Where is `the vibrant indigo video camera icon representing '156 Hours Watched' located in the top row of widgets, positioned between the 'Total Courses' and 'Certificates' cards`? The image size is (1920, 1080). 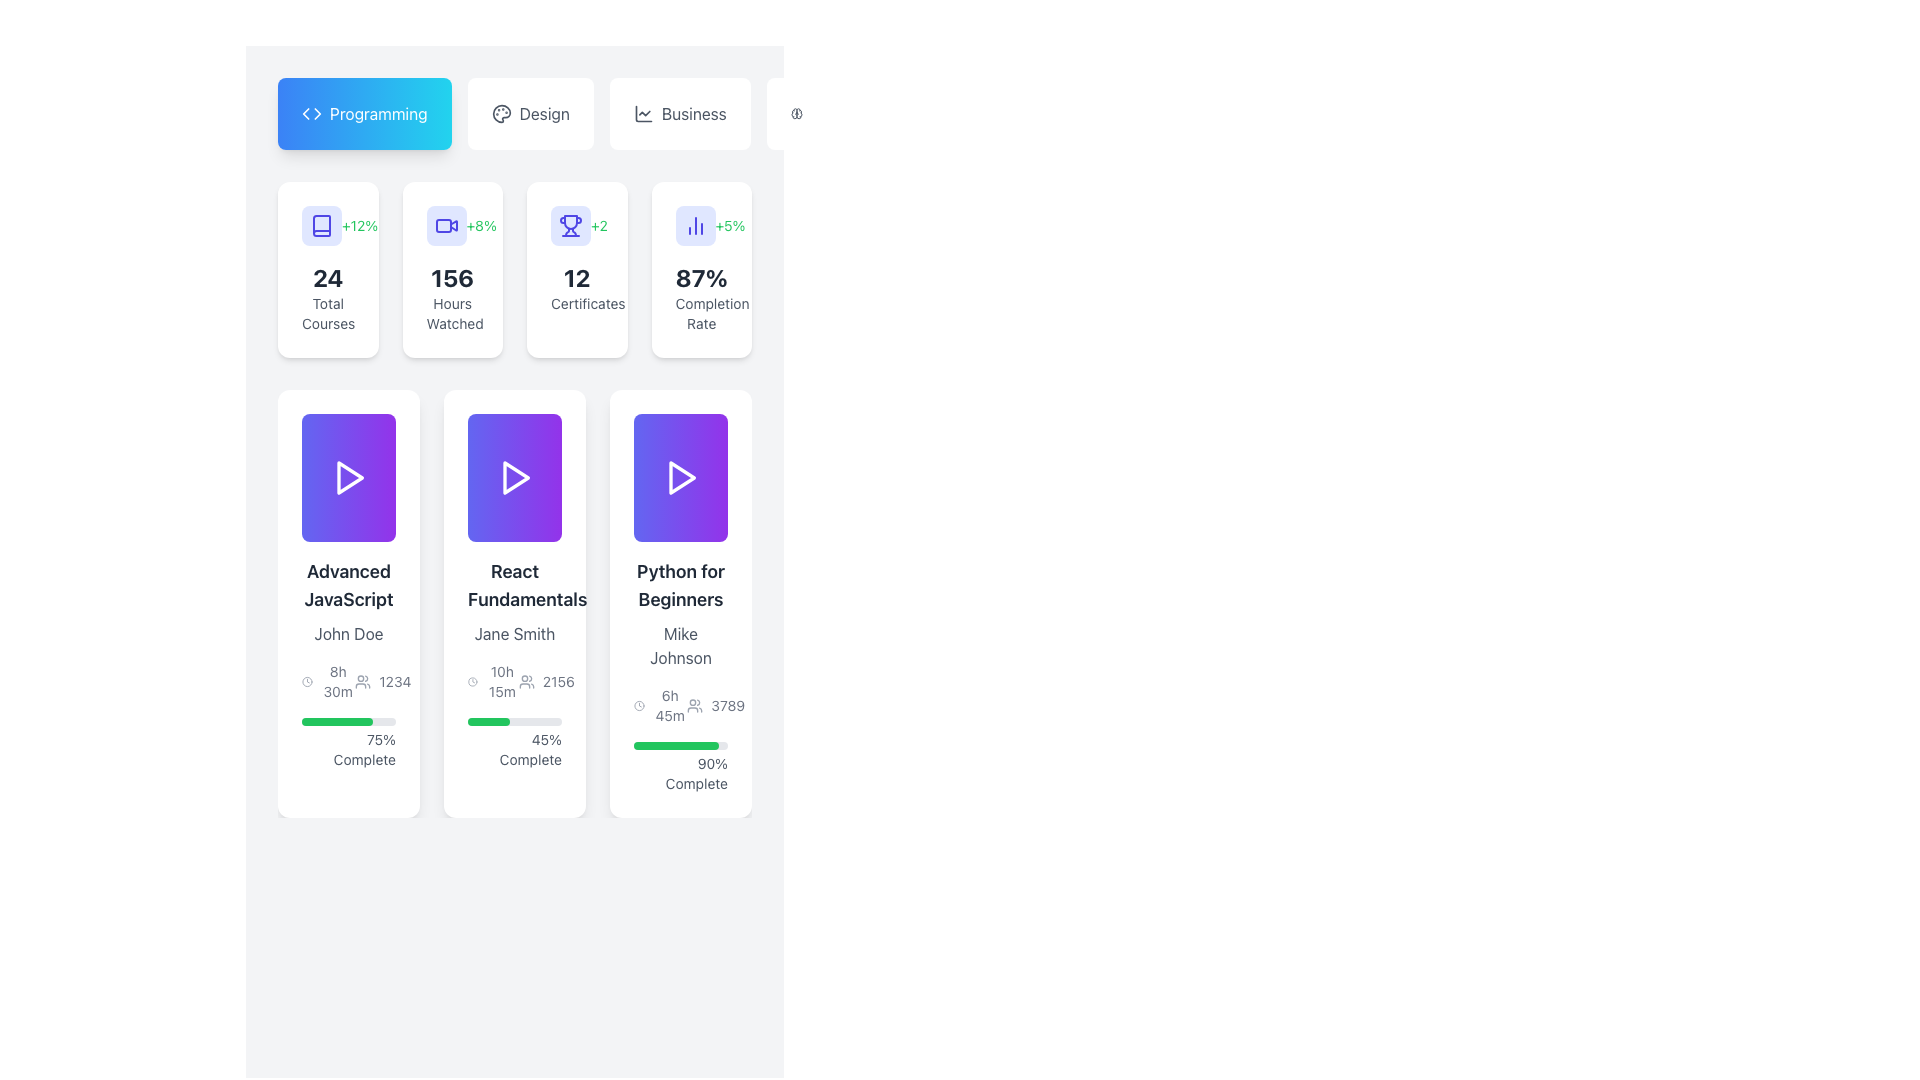 the vibrant indigo video camera icon representing '156 Hours Watched' located in the top row of widgets, positioned between the 'Total Courses' and 'Certificates' cards is located at coordinates (445, 225).